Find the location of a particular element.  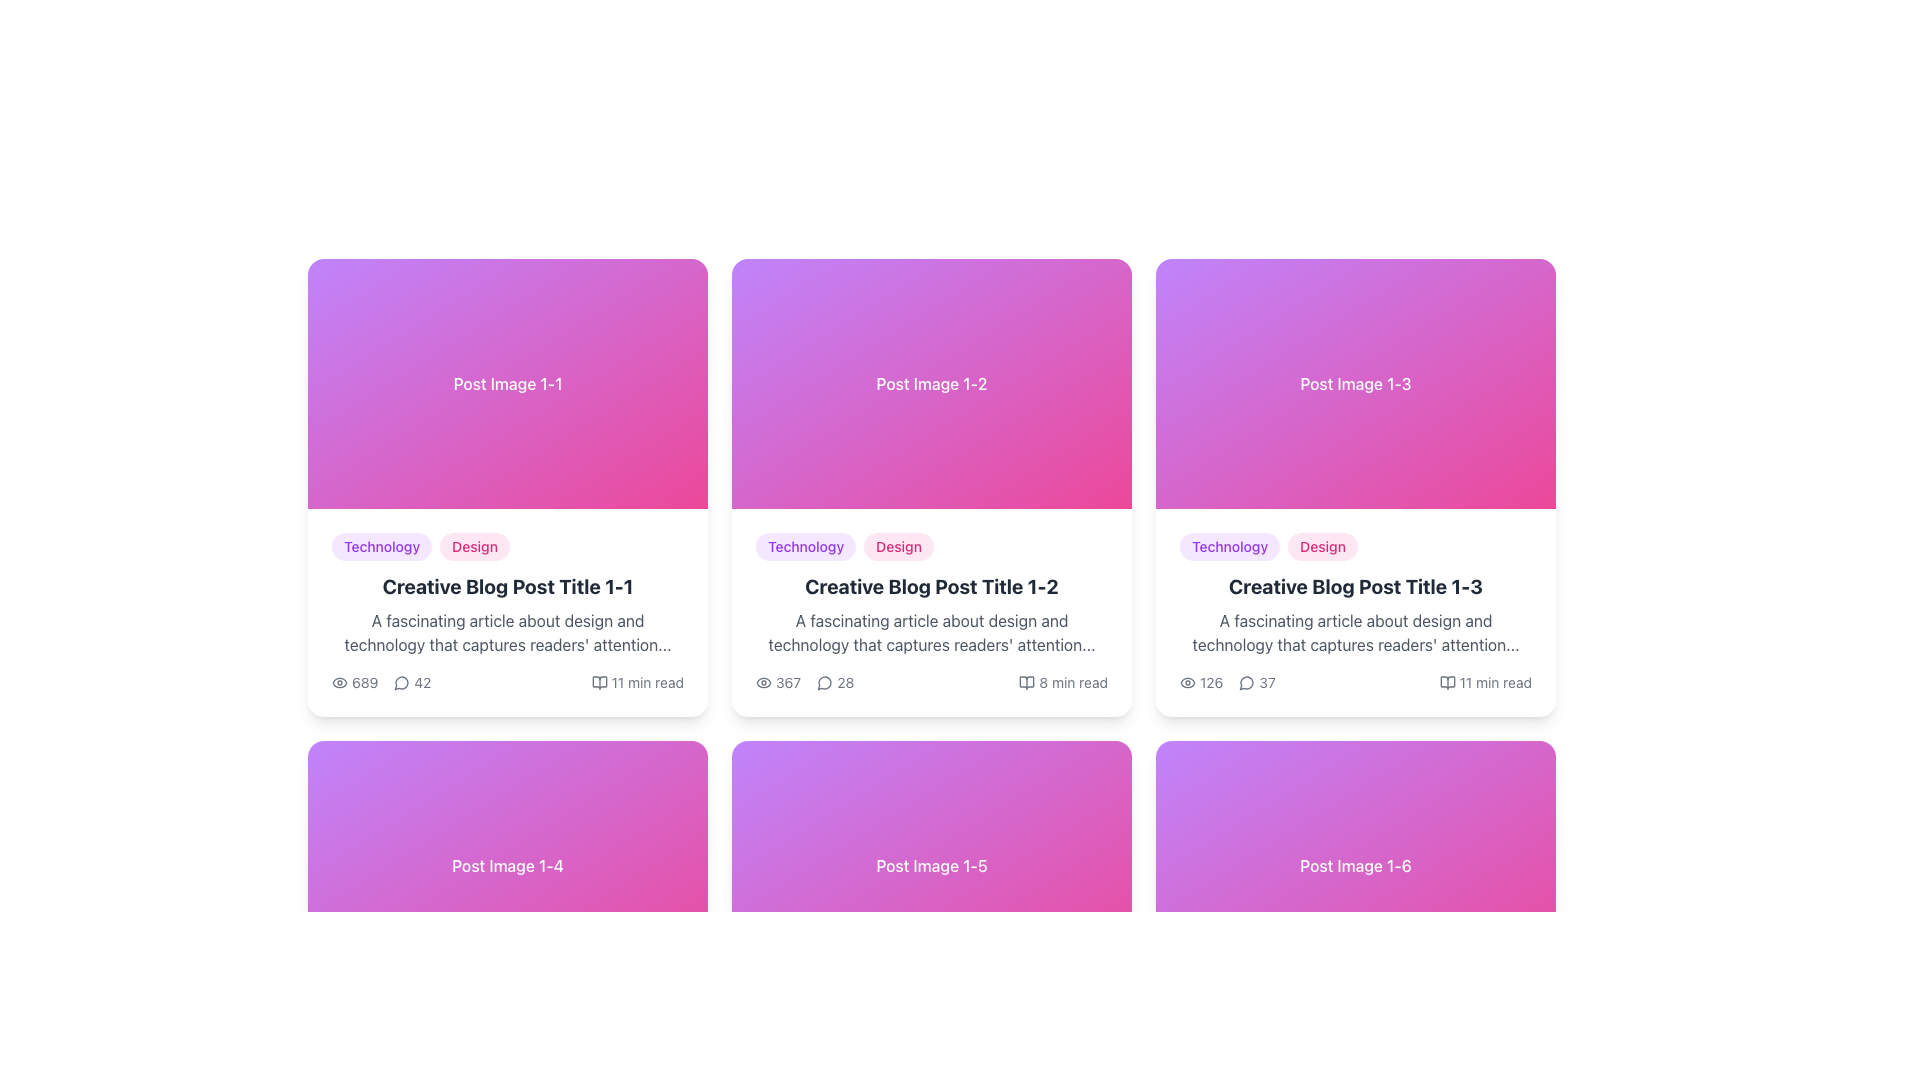

the text label that displays 'Creative Blog Post Title 1-1' to change its color from dark gray to purple is located at coordinates (508, 585).